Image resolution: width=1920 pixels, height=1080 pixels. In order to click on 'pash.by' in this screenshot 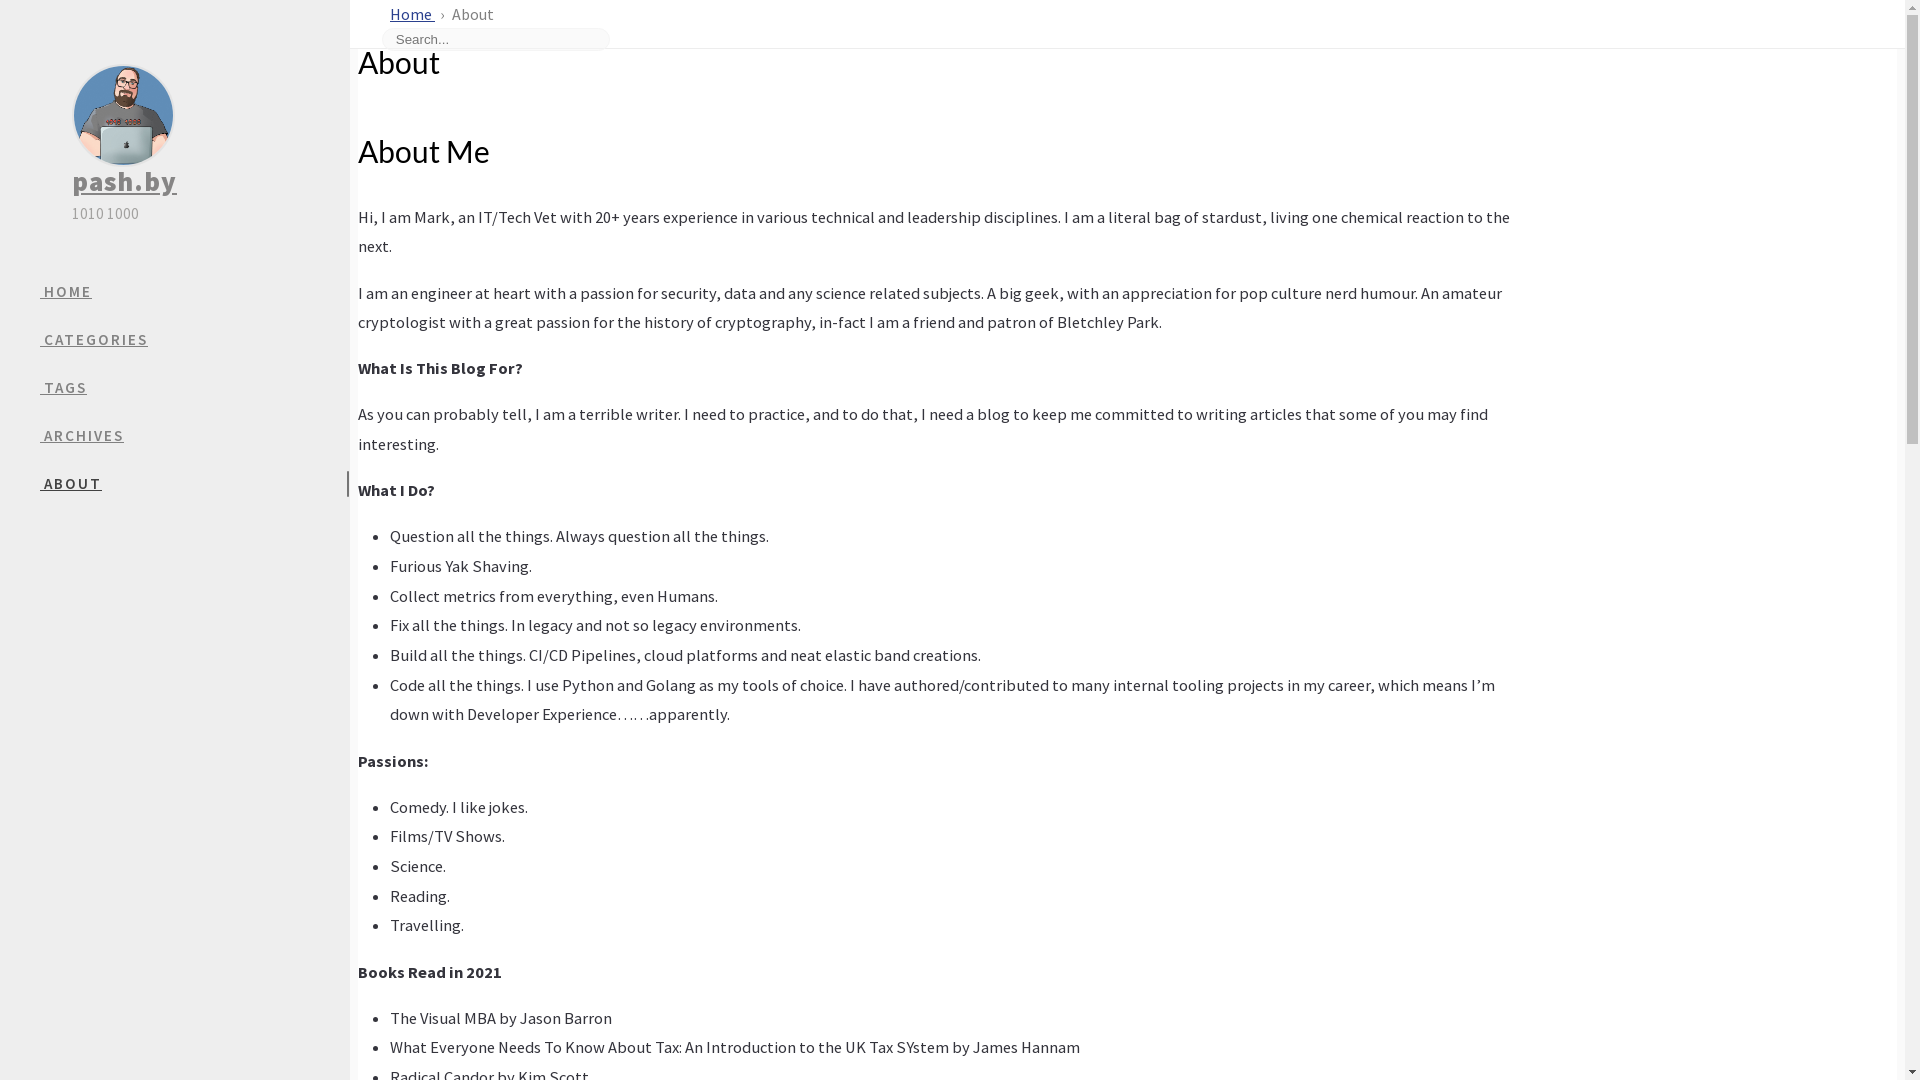, I will do `click(123, 181)`.